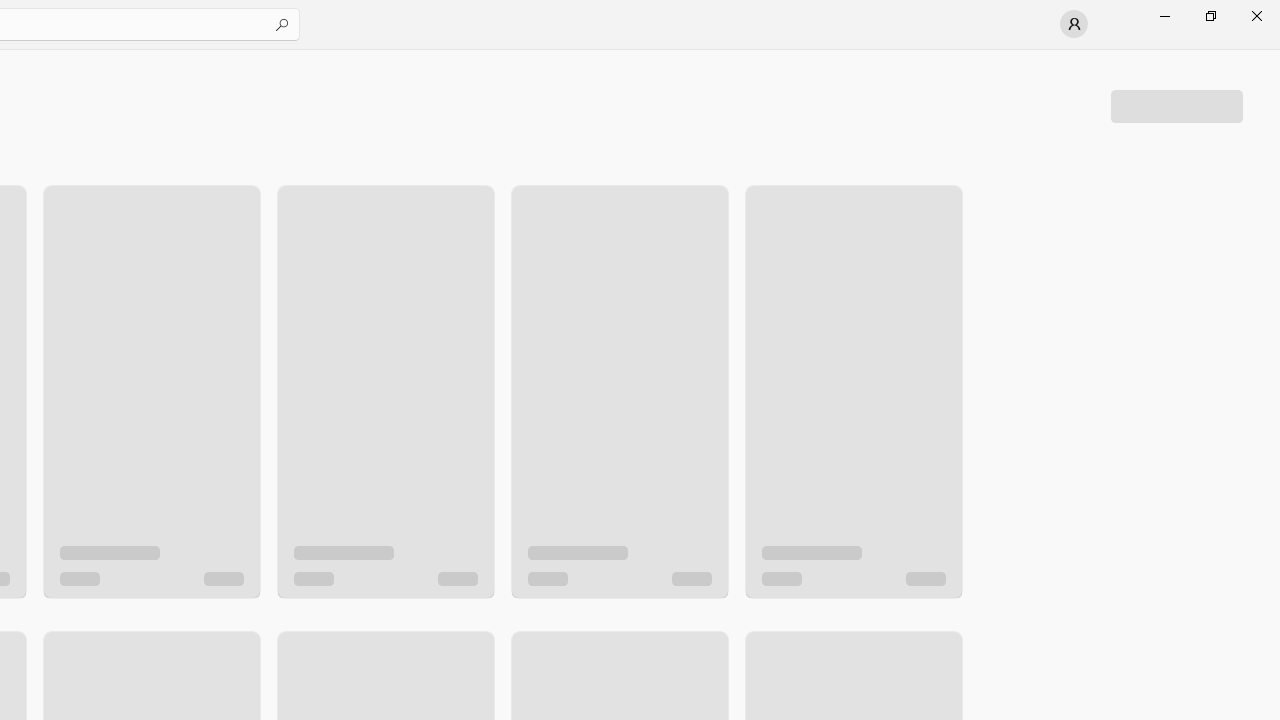  I want to click on 'Restore Microsoft Store', so click(1209, 15).